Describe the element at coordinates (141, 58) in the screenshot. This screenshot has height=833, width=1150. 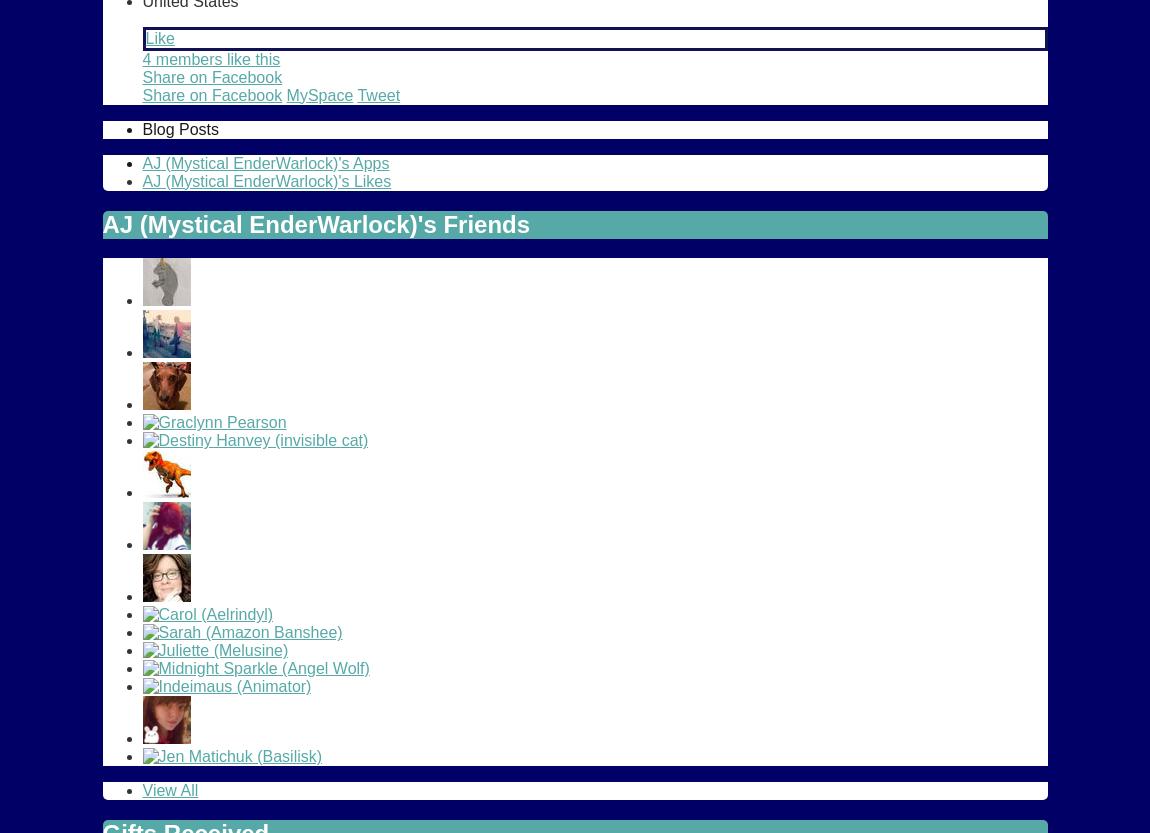
I see `'4 members like this'` at that location.